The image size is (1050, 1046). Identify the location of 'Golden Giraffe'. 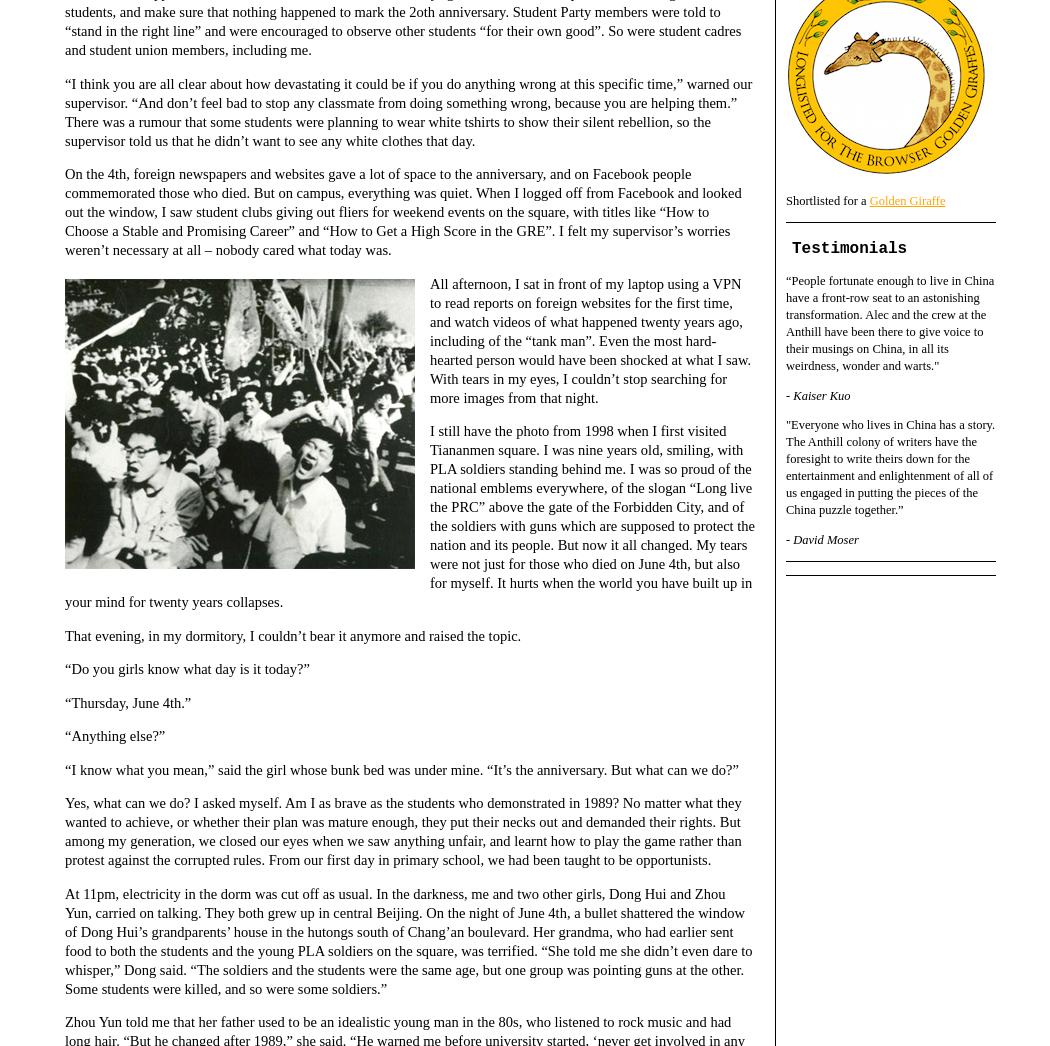
(906, 199).